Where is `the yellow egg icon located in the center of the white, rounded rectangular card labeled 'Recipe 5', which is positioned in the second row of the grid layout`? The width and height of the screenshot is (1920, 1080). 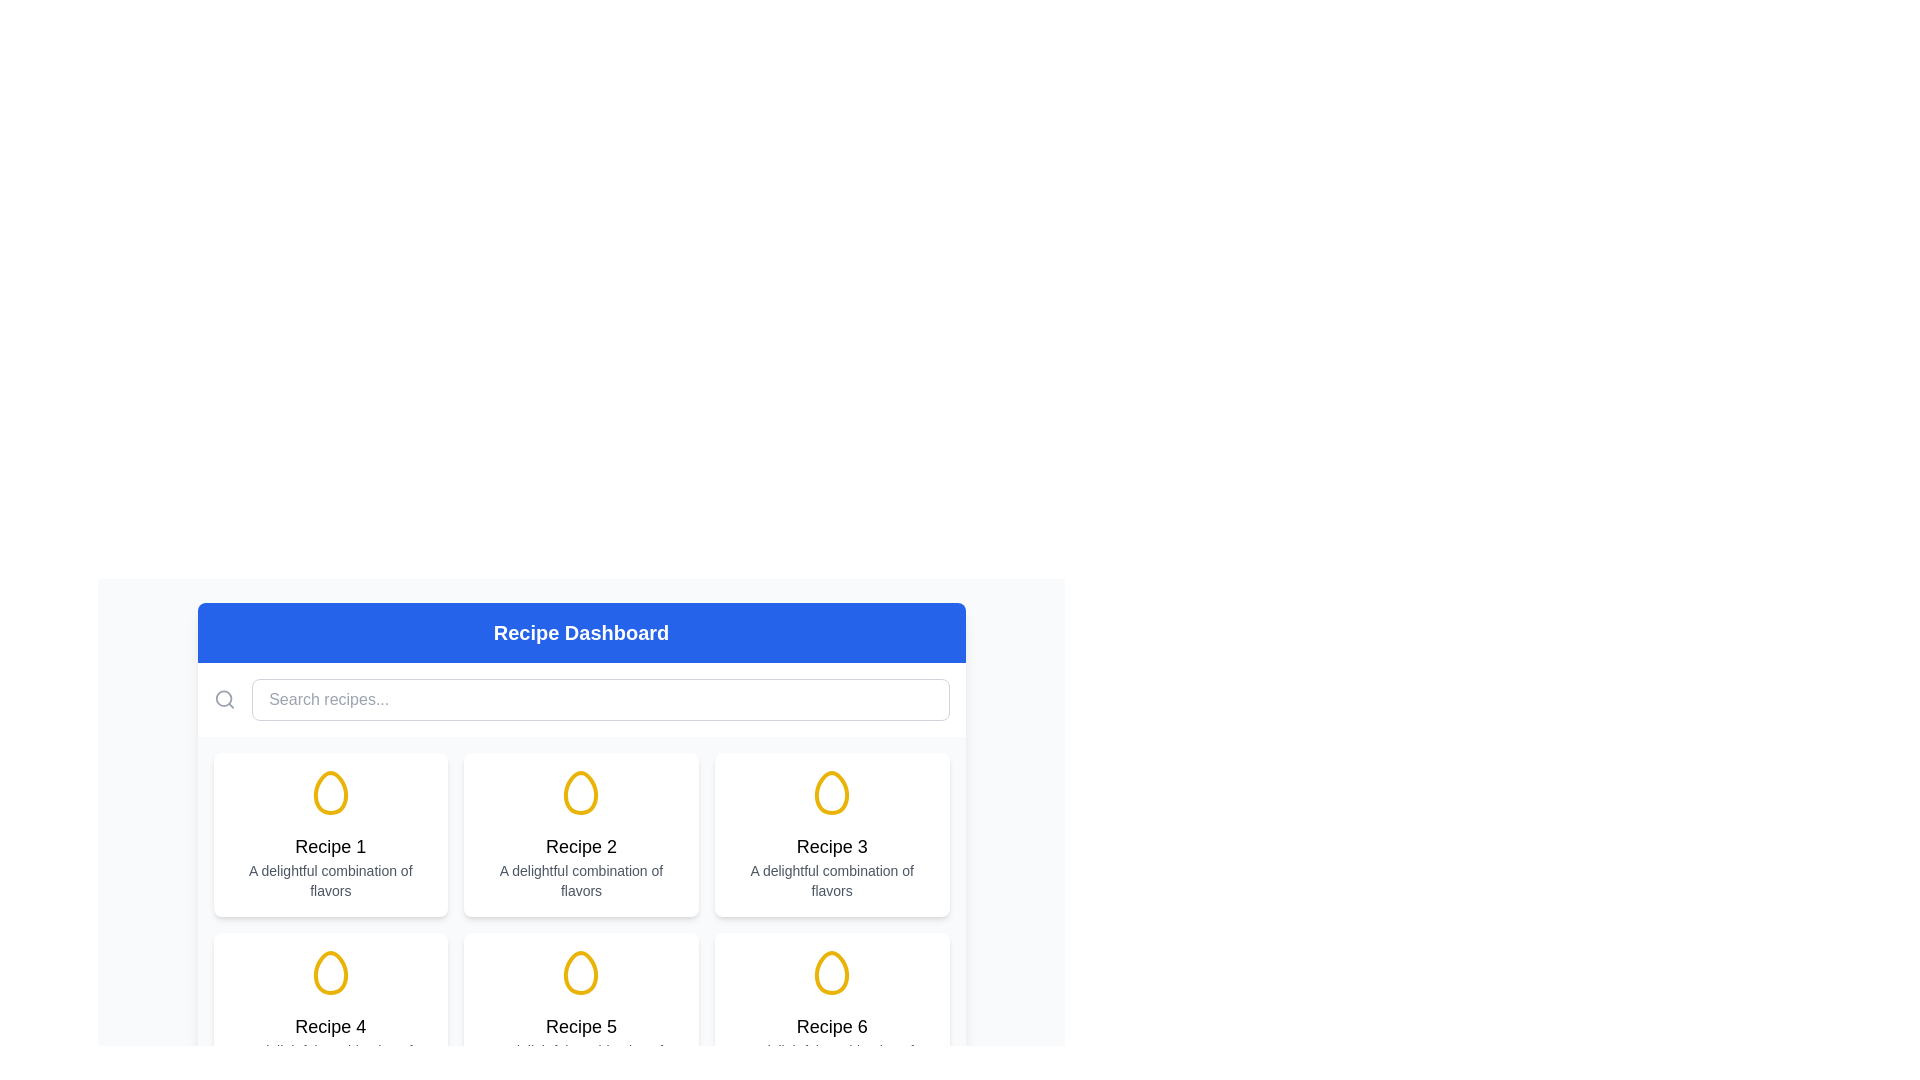 the yellow egg icon located in the center of the white, rounded rectangular card labeled 'Recipe 5', which is positioned in the second row of the grid layout is located at coordinates (580, 971).